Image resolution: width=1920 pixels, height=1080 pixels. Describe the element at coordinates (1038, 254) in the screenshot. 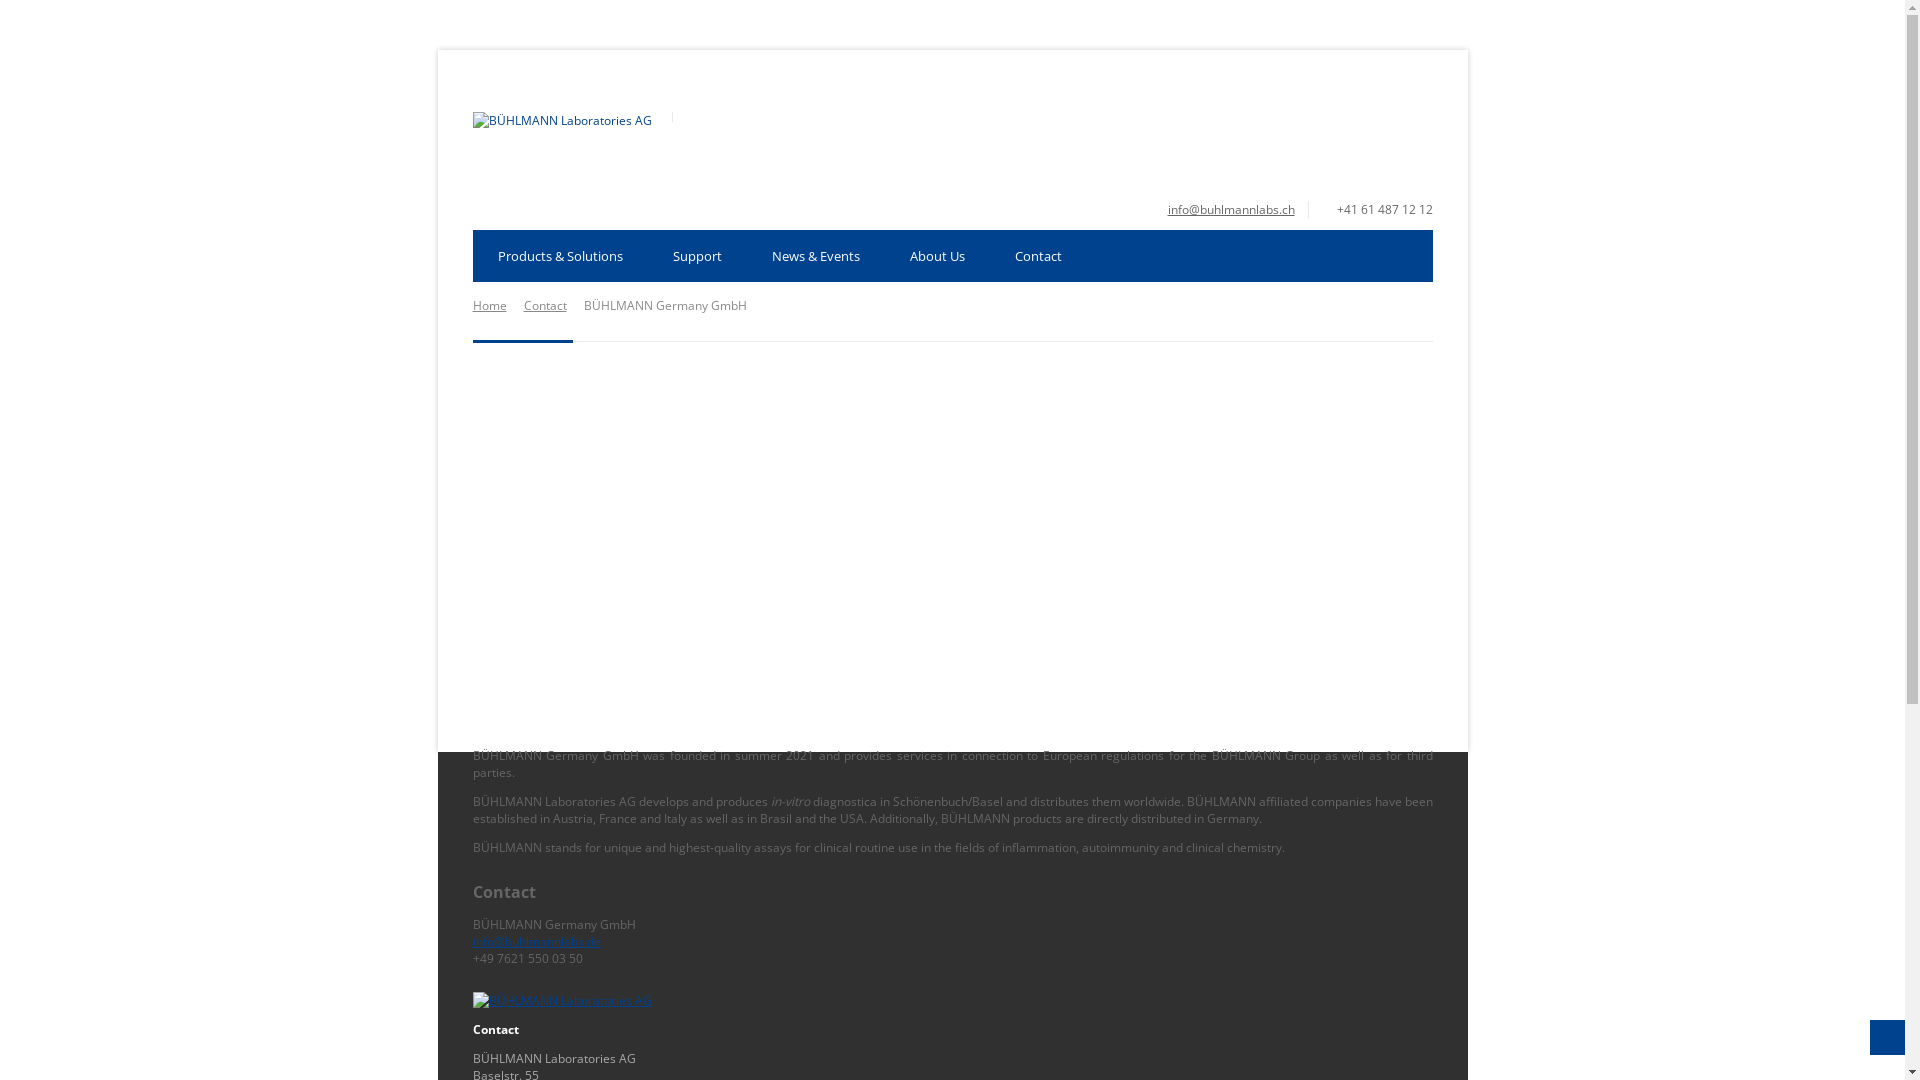

I see `'Contact'` at that location.